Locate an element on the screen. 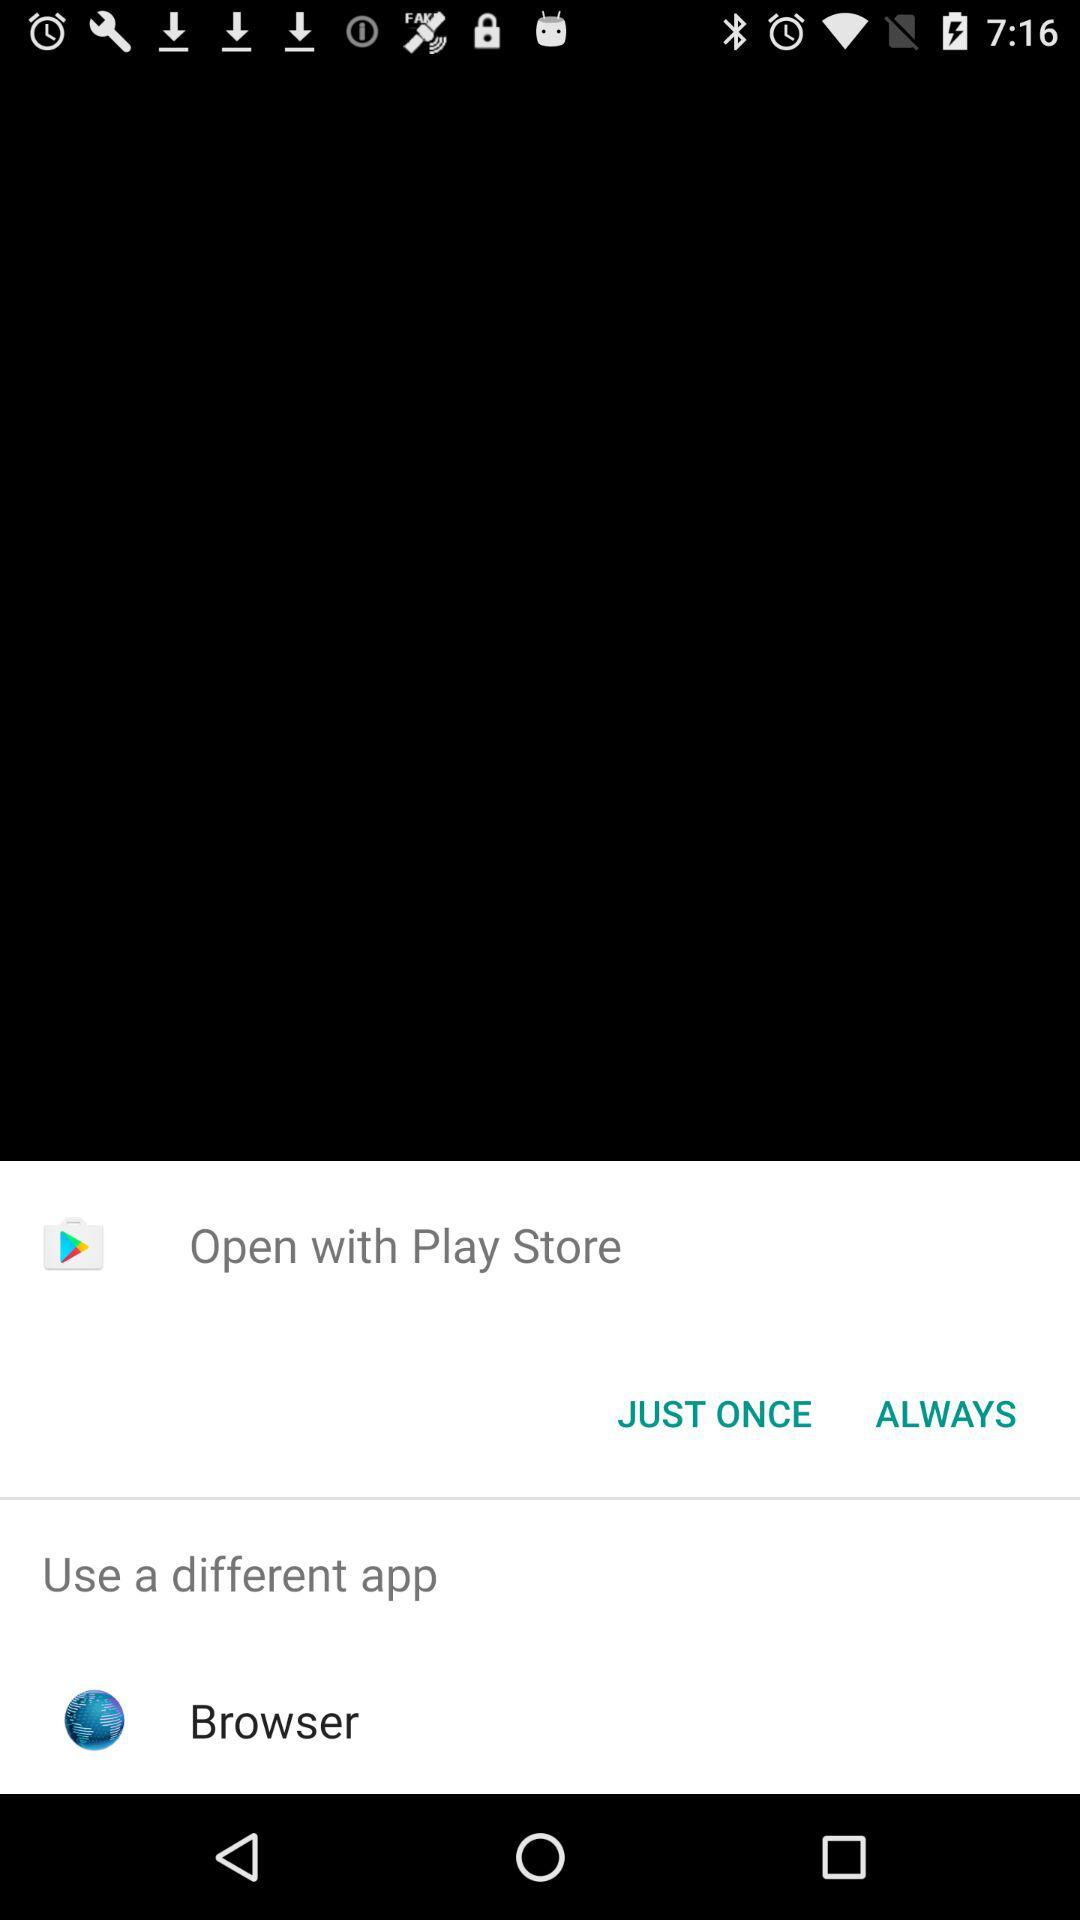  always item is located at coordinates (945, 1411).